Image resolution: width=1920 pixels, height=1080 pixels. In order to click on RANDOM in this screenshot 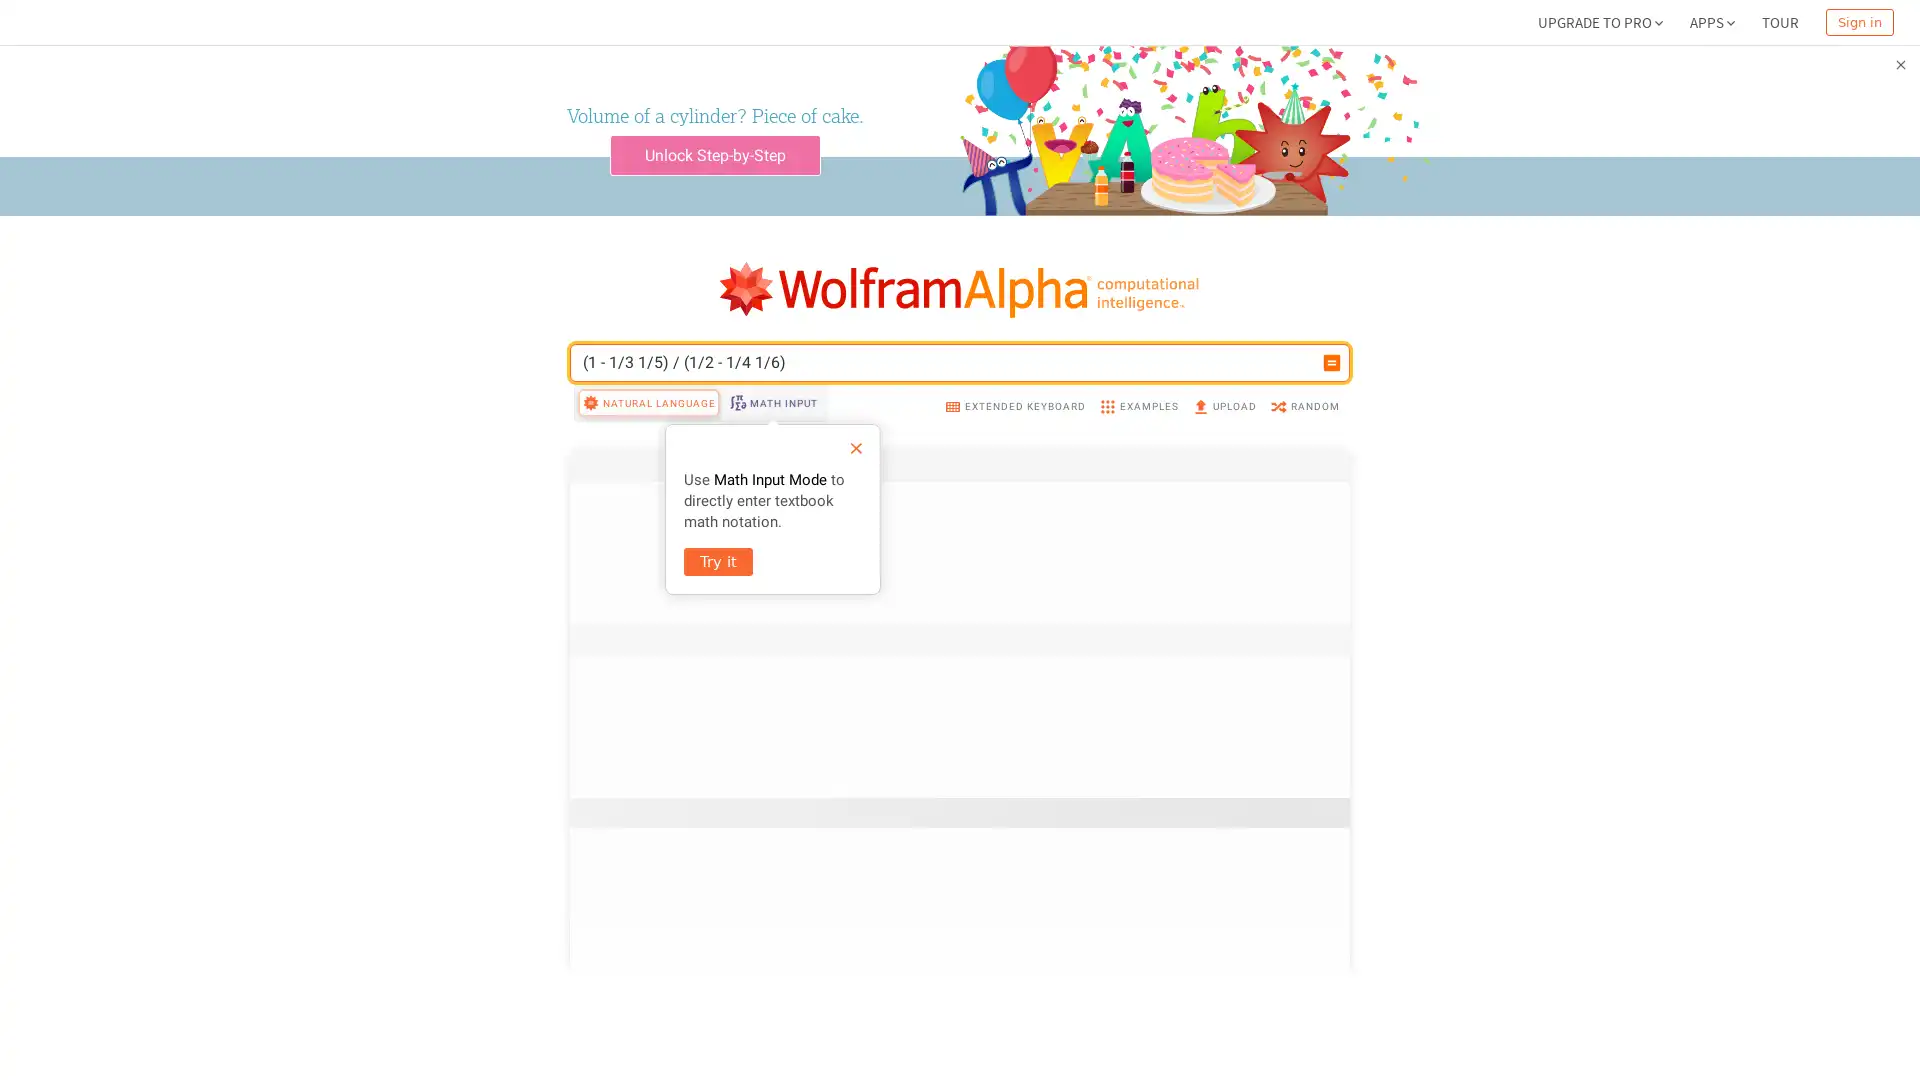, I will do `click(1304, 405)`.